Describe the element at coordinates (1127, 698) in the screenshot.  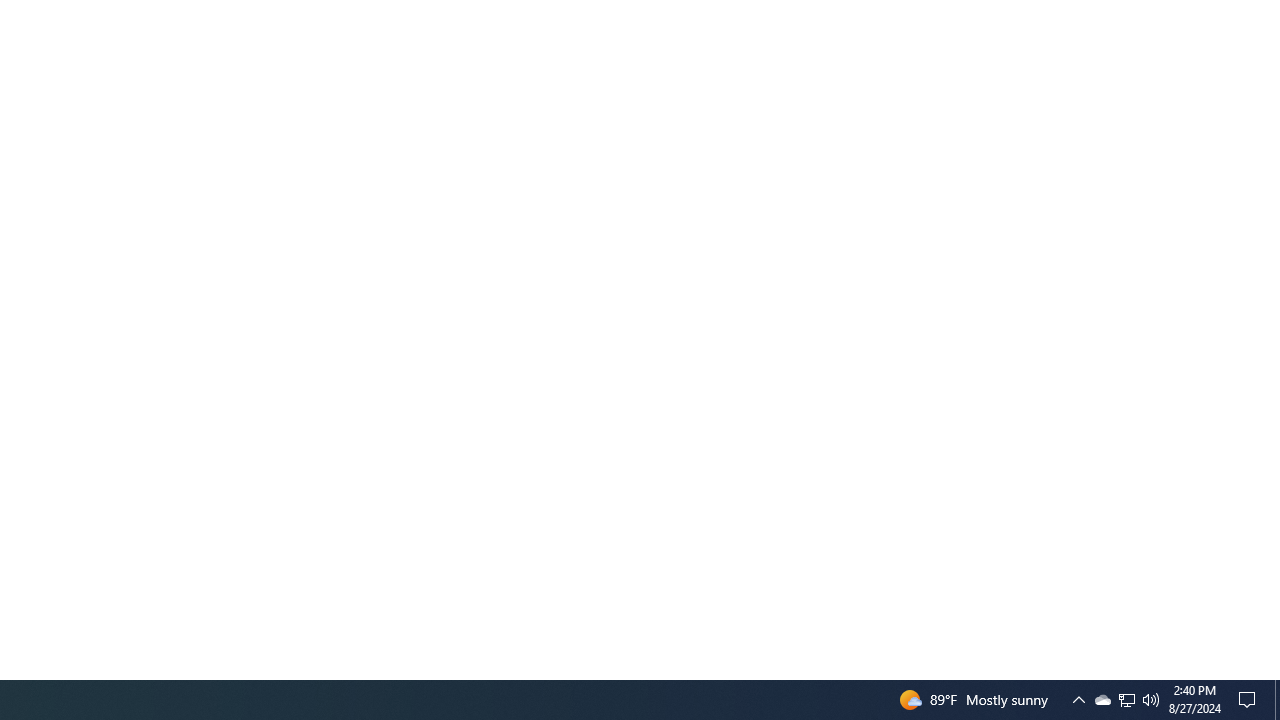
I see `'Q2790: 100%'` at that location.